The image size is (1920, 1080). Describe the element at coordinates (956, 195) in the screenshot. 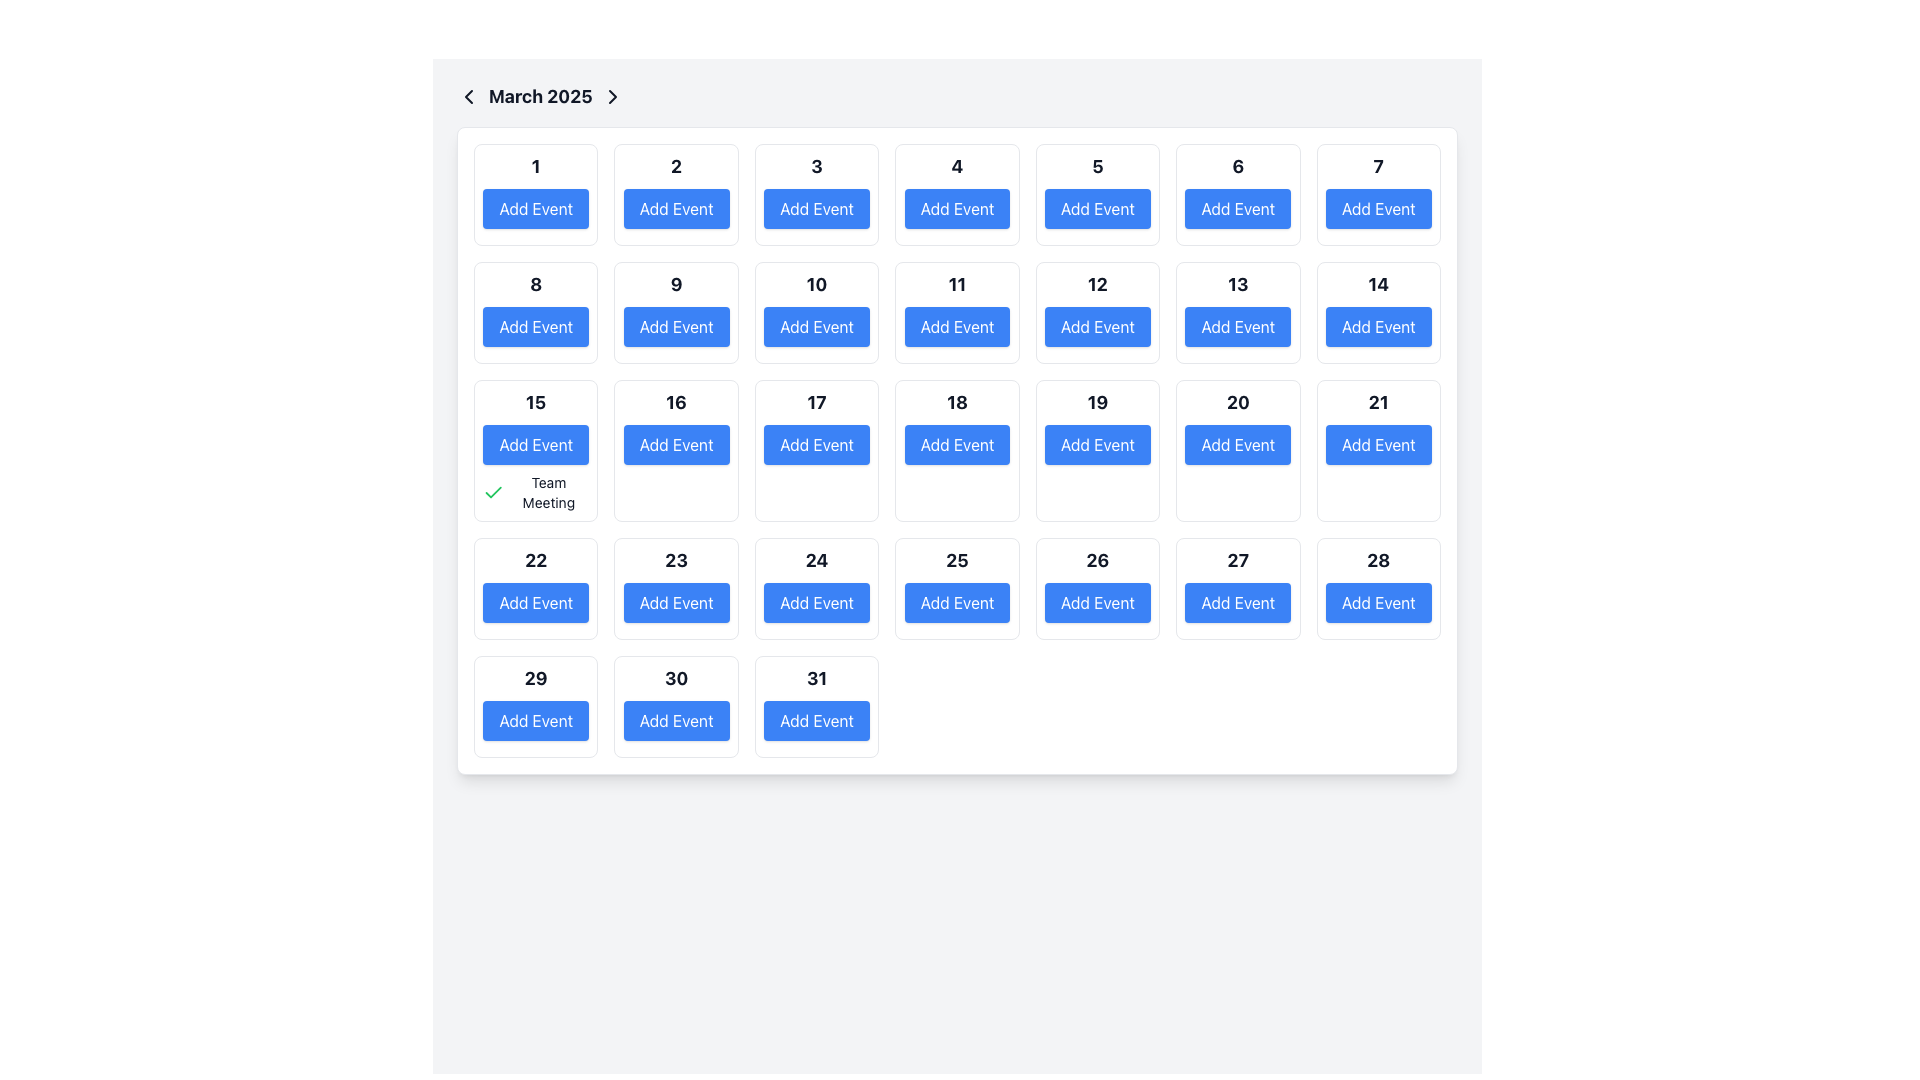

I see `the 'Add Event' button for the calendar day labeled '4' in the March 2025 calendar, located in the first row, fourth column of the grid` at that location.